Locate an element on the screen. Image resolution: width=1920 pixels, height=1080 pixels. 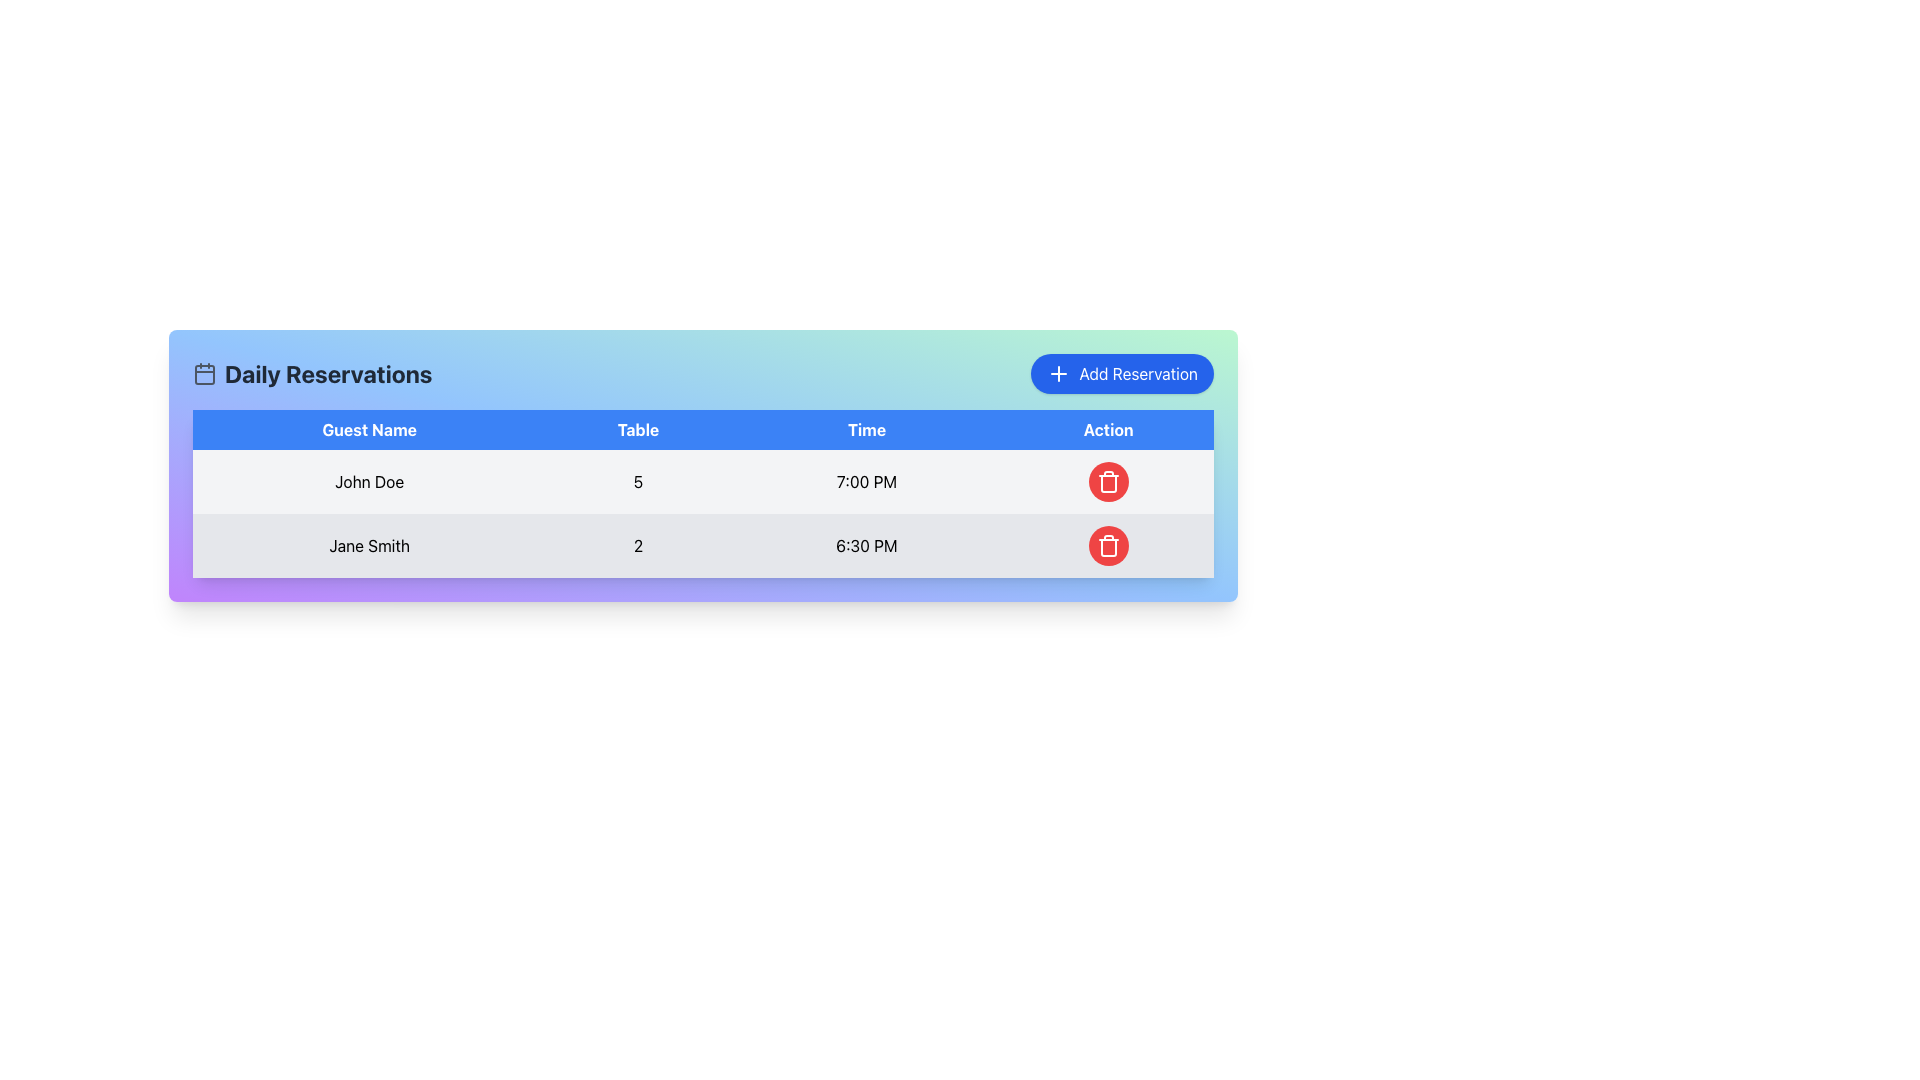
the table cell content representing a guest name in the first column of the first row under 'Guest Name' in the 'Daily Reservations' table is located at coordinates (369, 482).